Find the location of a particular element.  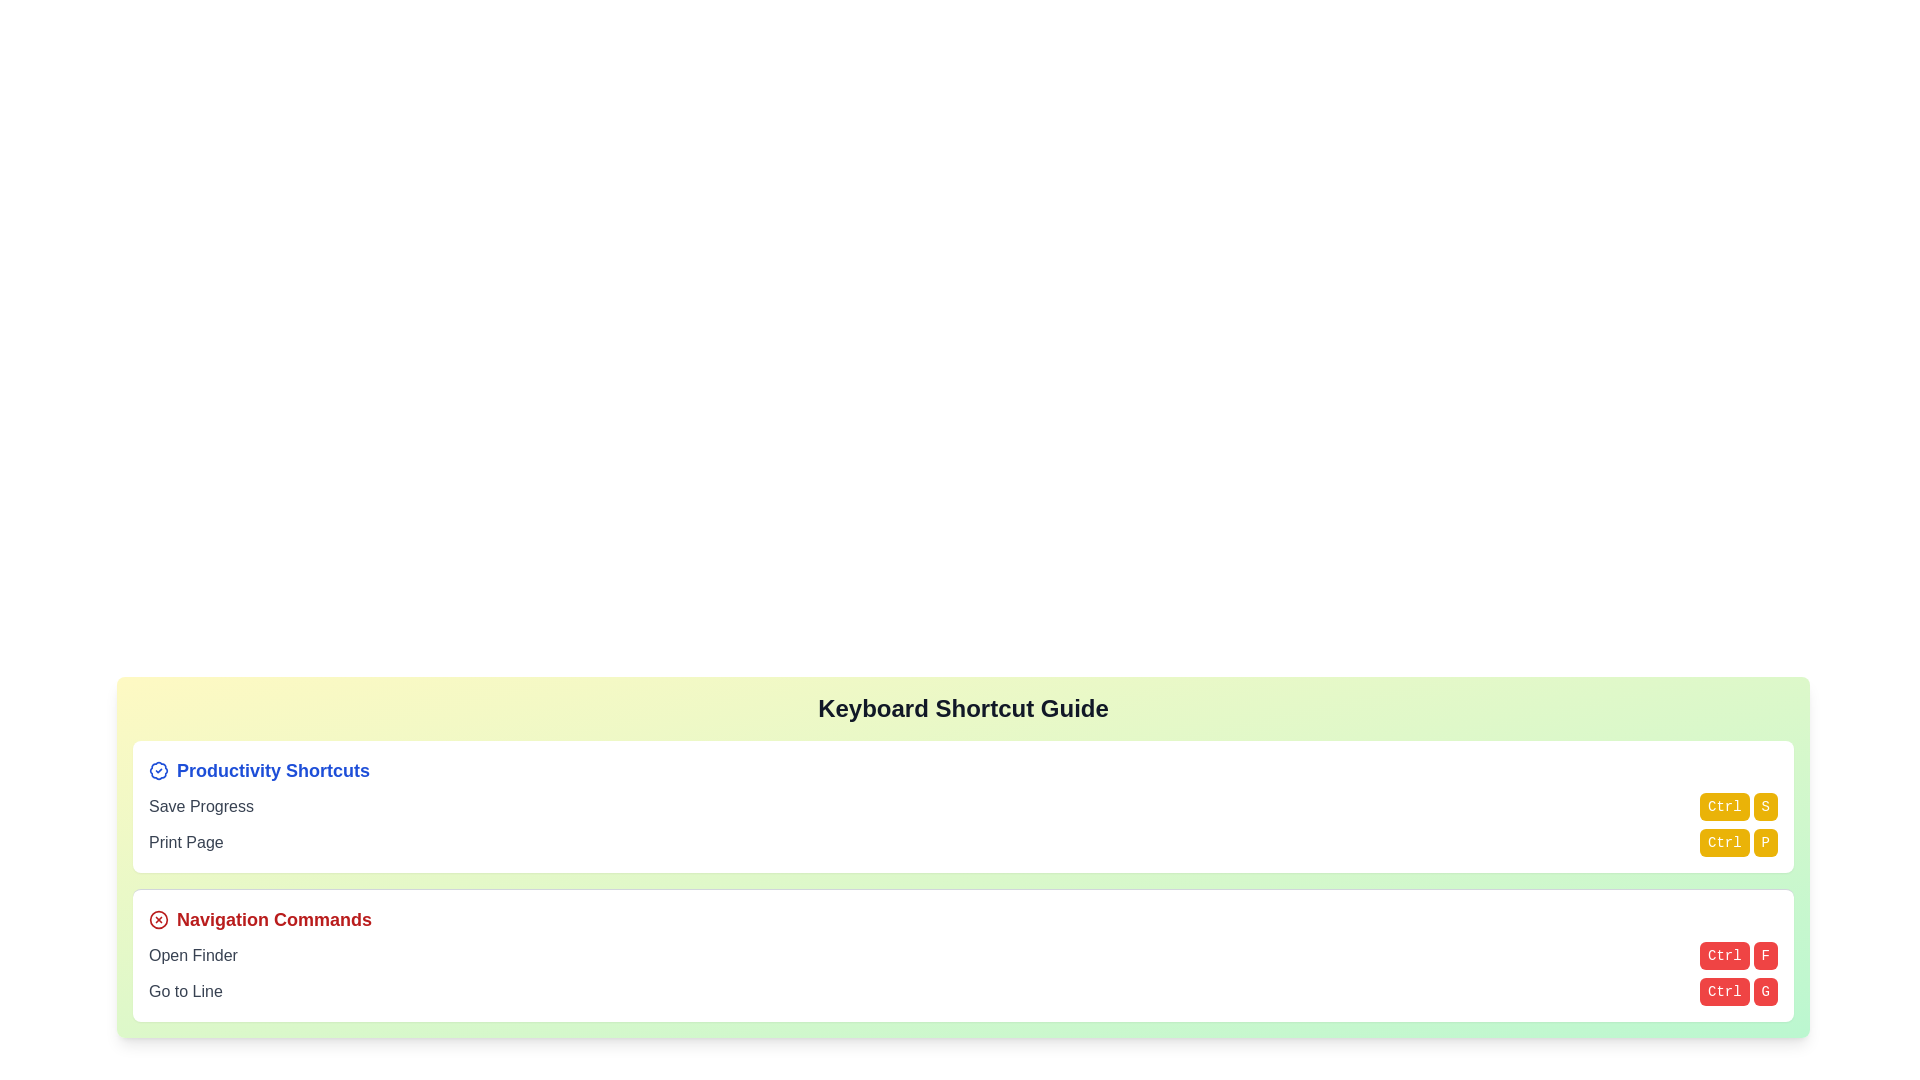

the 'F' key button located in the bottom-right corner of the second group of shortcuts, adjacent to the 'Ctrl' button, under the 'Navigation Commands' heading is located at coordinates (1765, 955).